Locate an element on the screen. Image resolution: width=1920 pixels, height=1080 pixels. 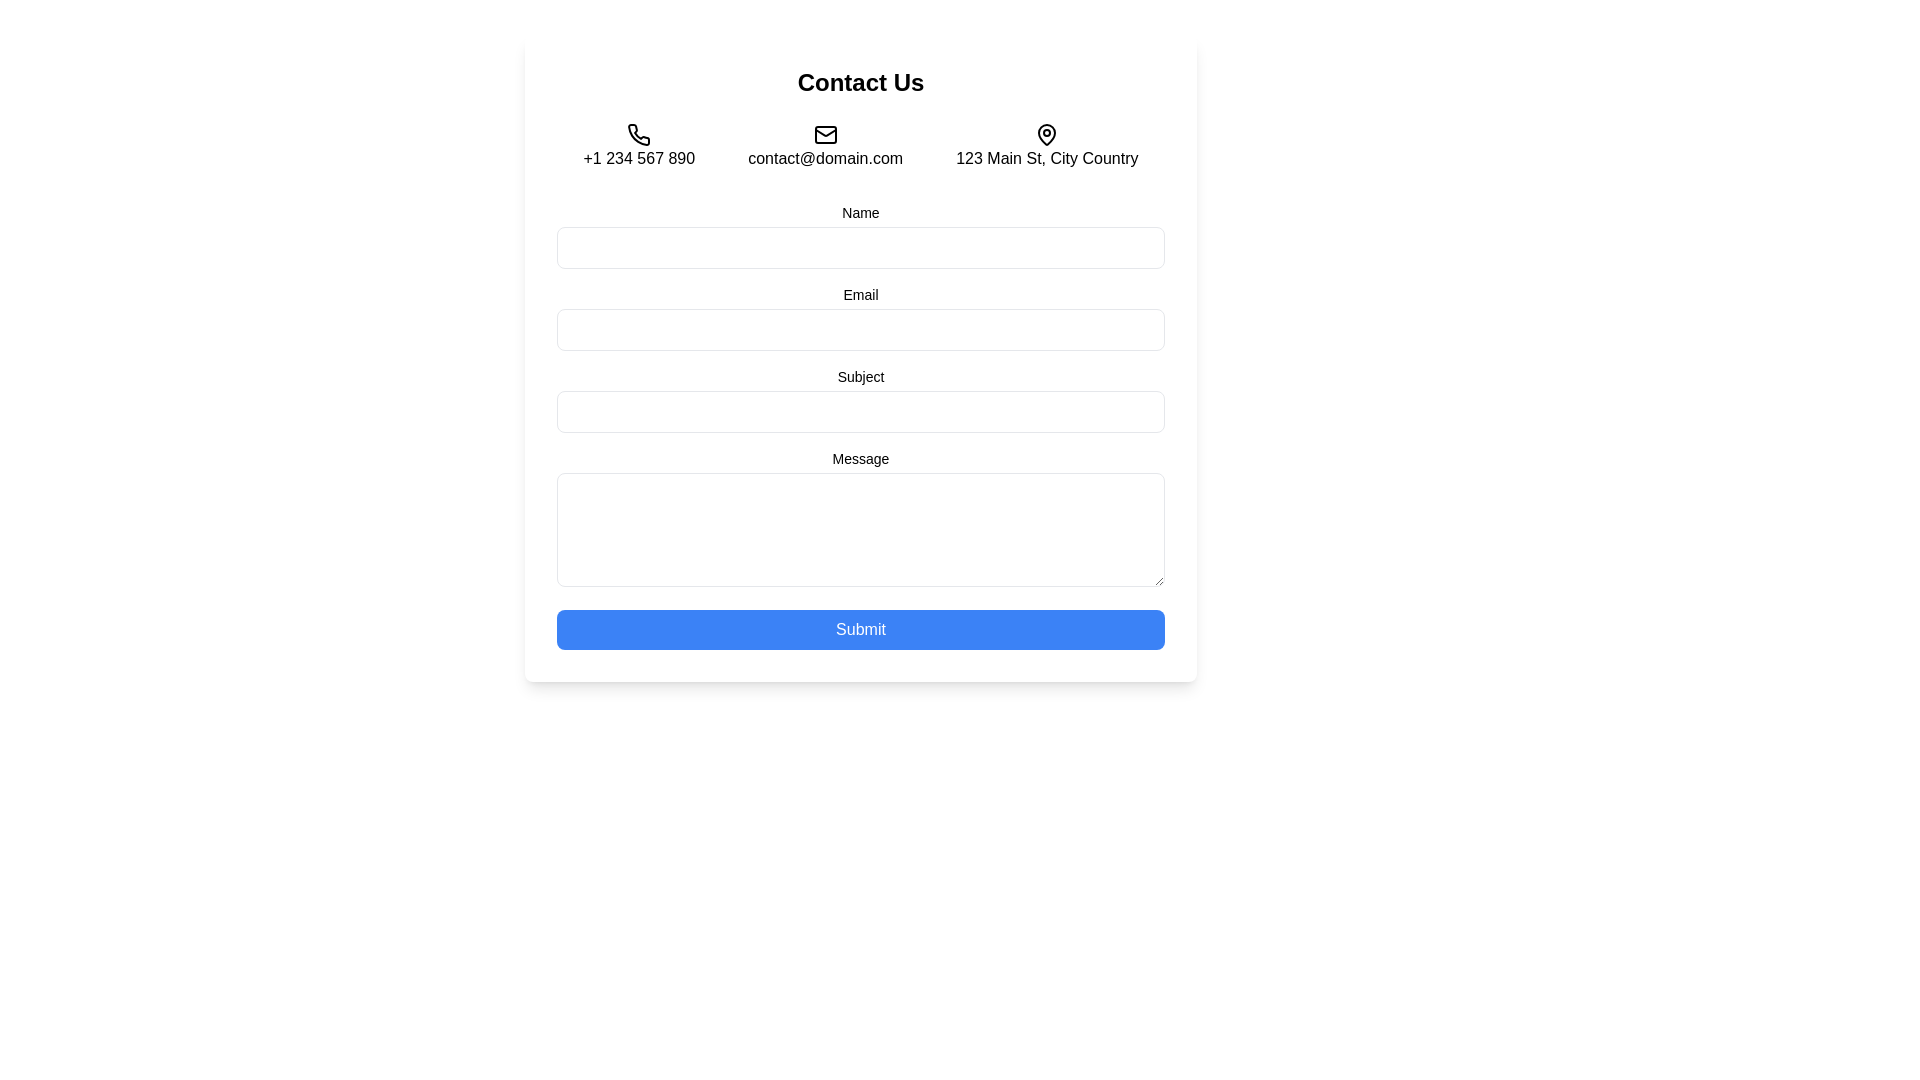
the envelope icon representing an email symbol, which is centrally located above the text label 'contact@domain.com.' is located at coordinates (825, 135).